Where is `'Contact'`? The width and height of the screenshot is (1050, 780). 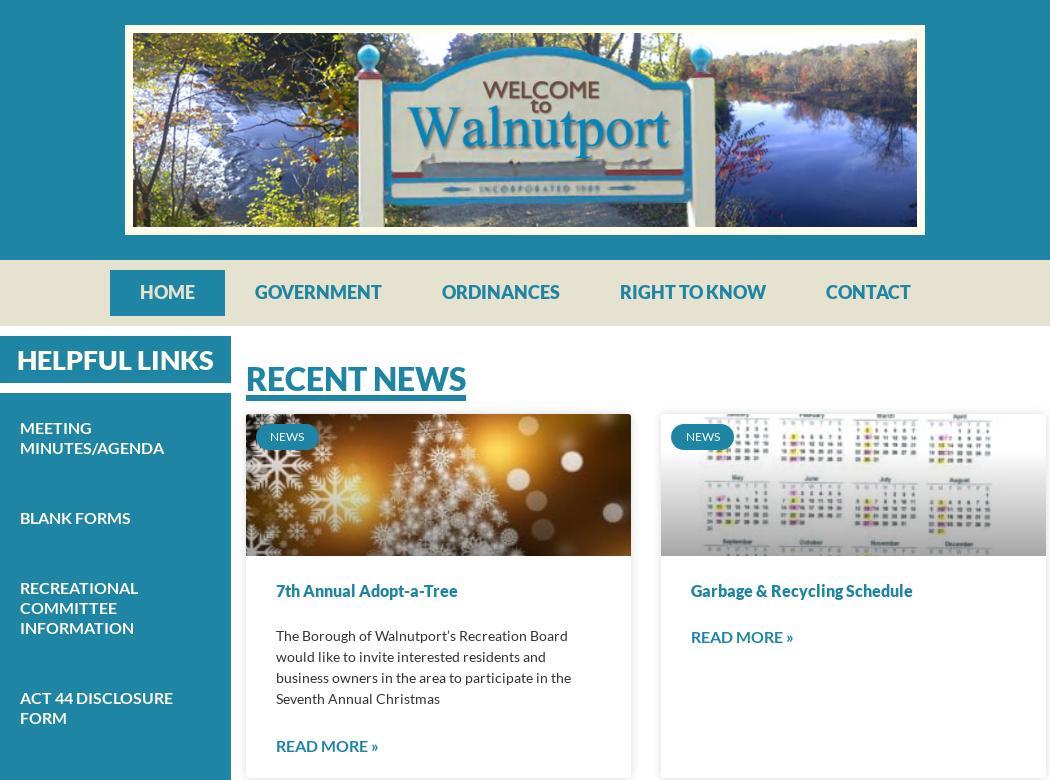 'Contact' is located at coordinates (866, 291).